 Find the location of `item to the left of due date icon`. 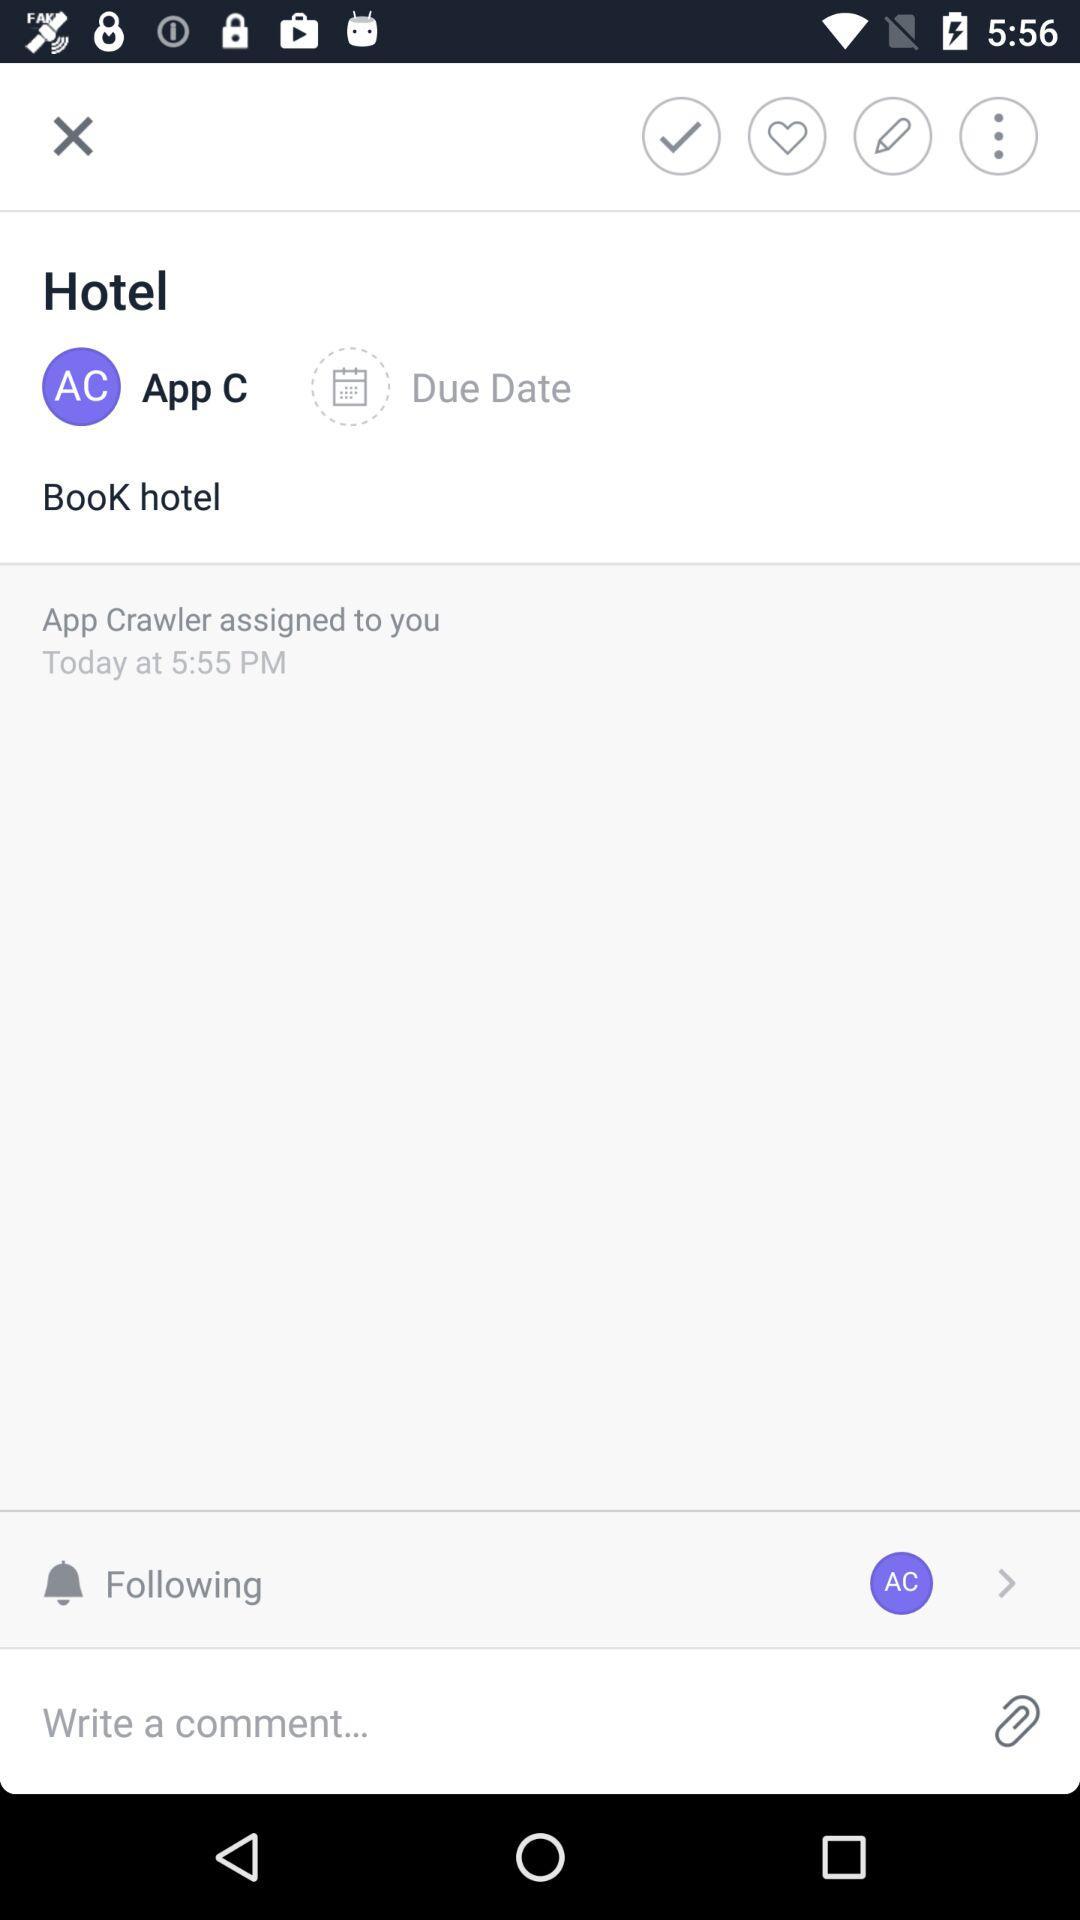

item to the left of due date icon is located at coordinates (195, 387).